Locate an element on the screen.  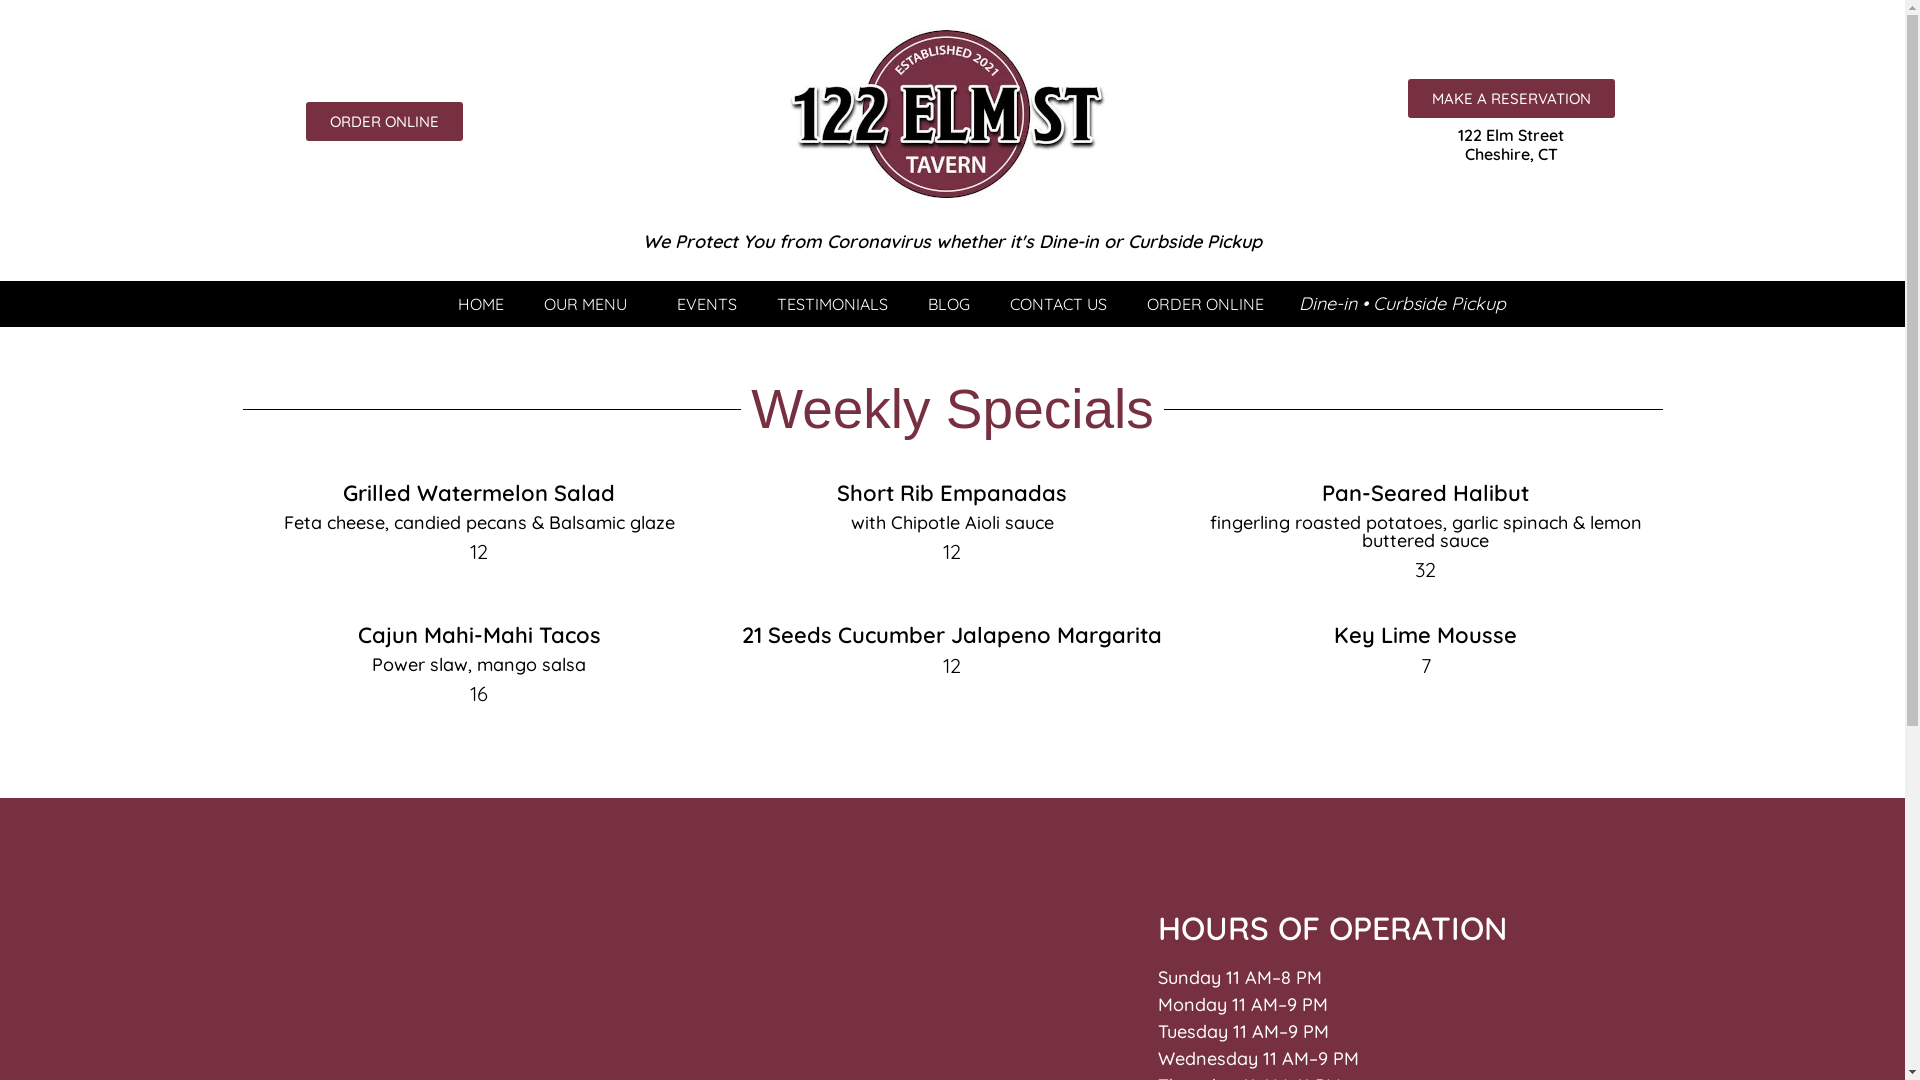
'CONTACT US' is located at coordinates (989, 304).